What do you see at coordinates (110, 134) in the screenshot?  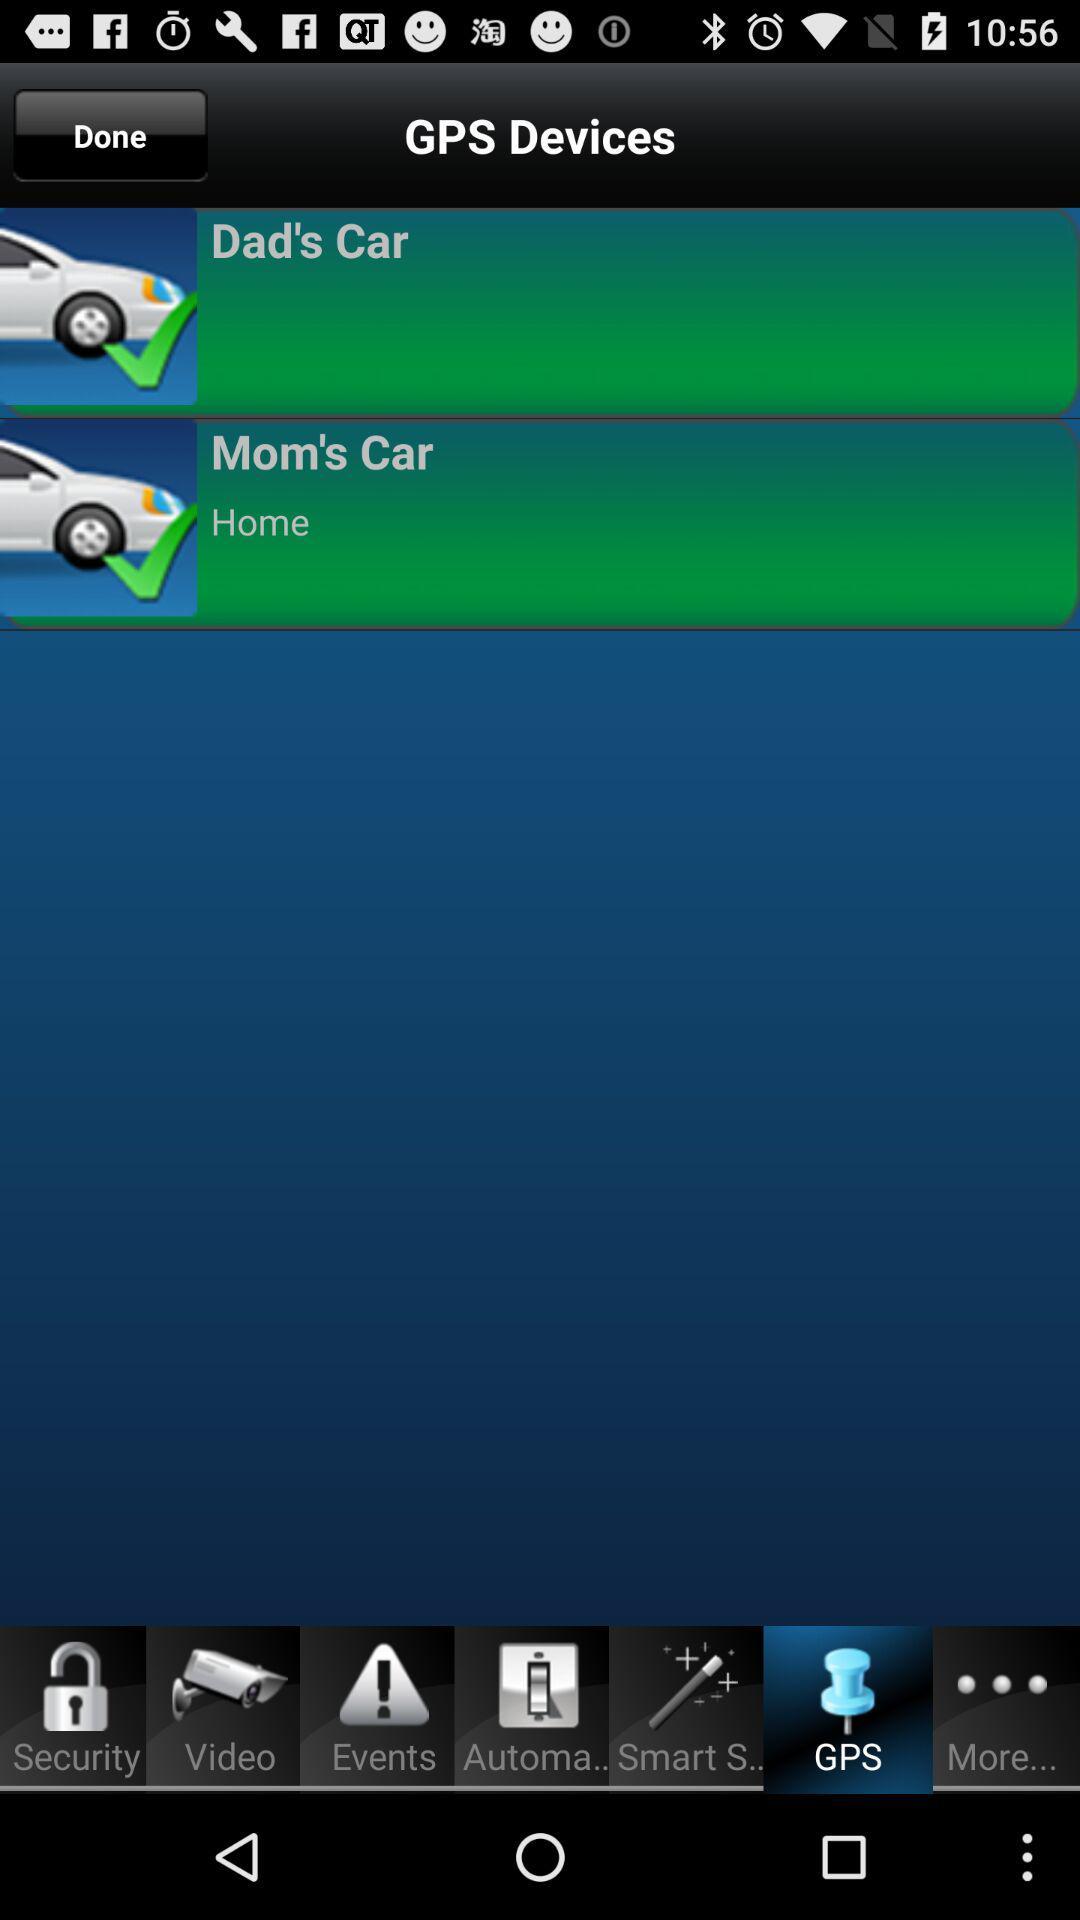 I see `the done` at bounding box center [110, 134].